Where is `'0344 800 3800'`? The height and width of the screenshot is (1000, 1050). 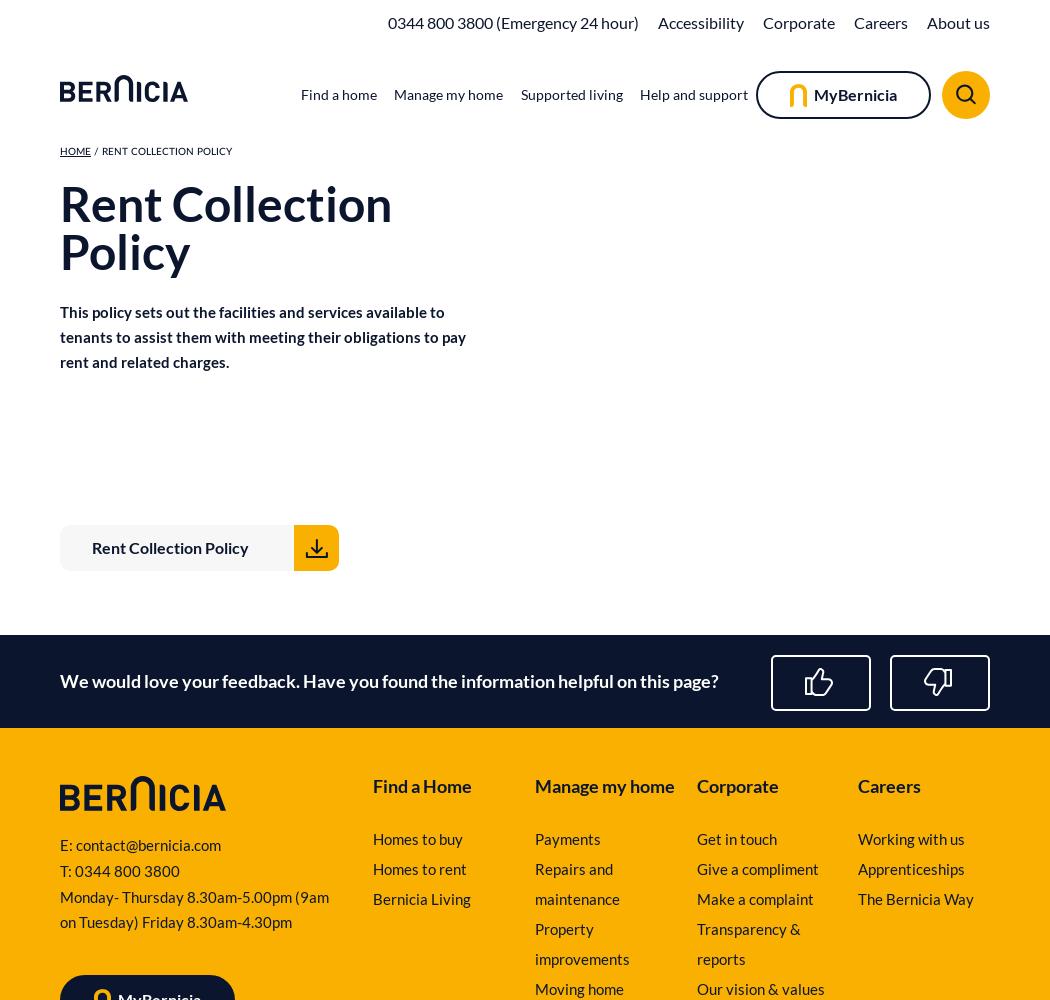 '0344 800 3800' is located at coordinates (126, 870).